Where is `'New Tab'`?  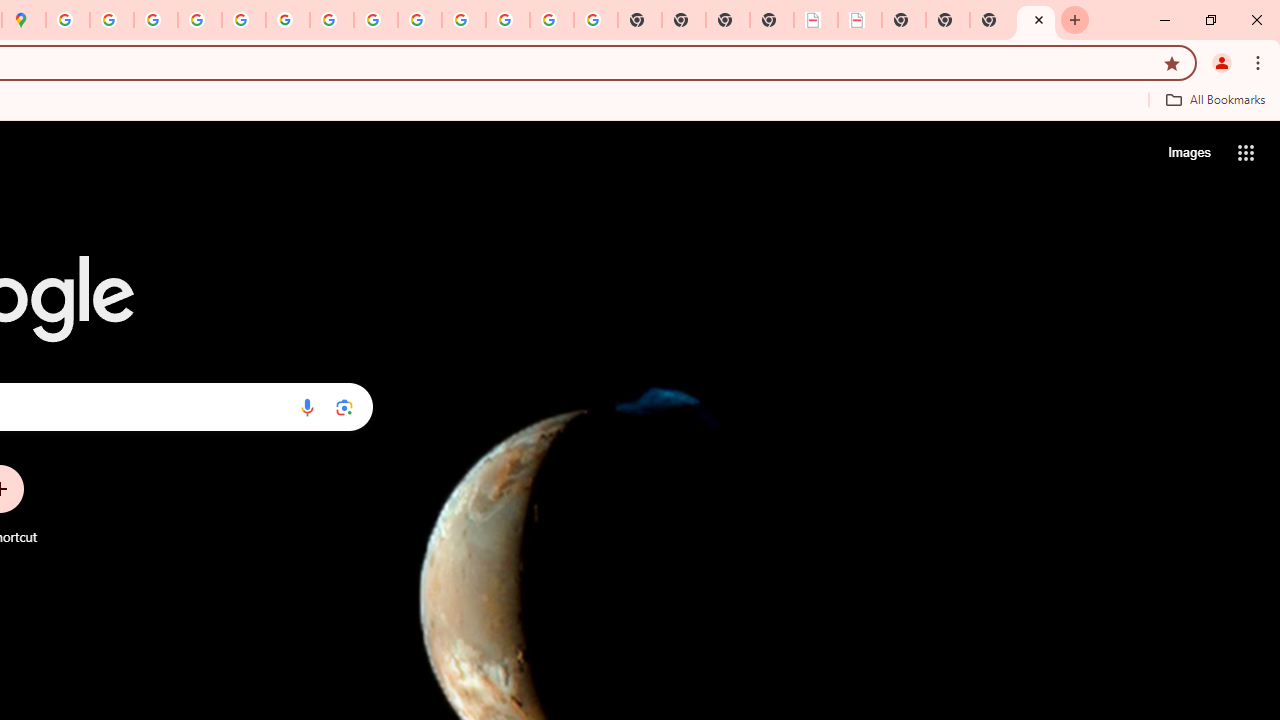 'New Tab' is located at coordinates (992, 20).